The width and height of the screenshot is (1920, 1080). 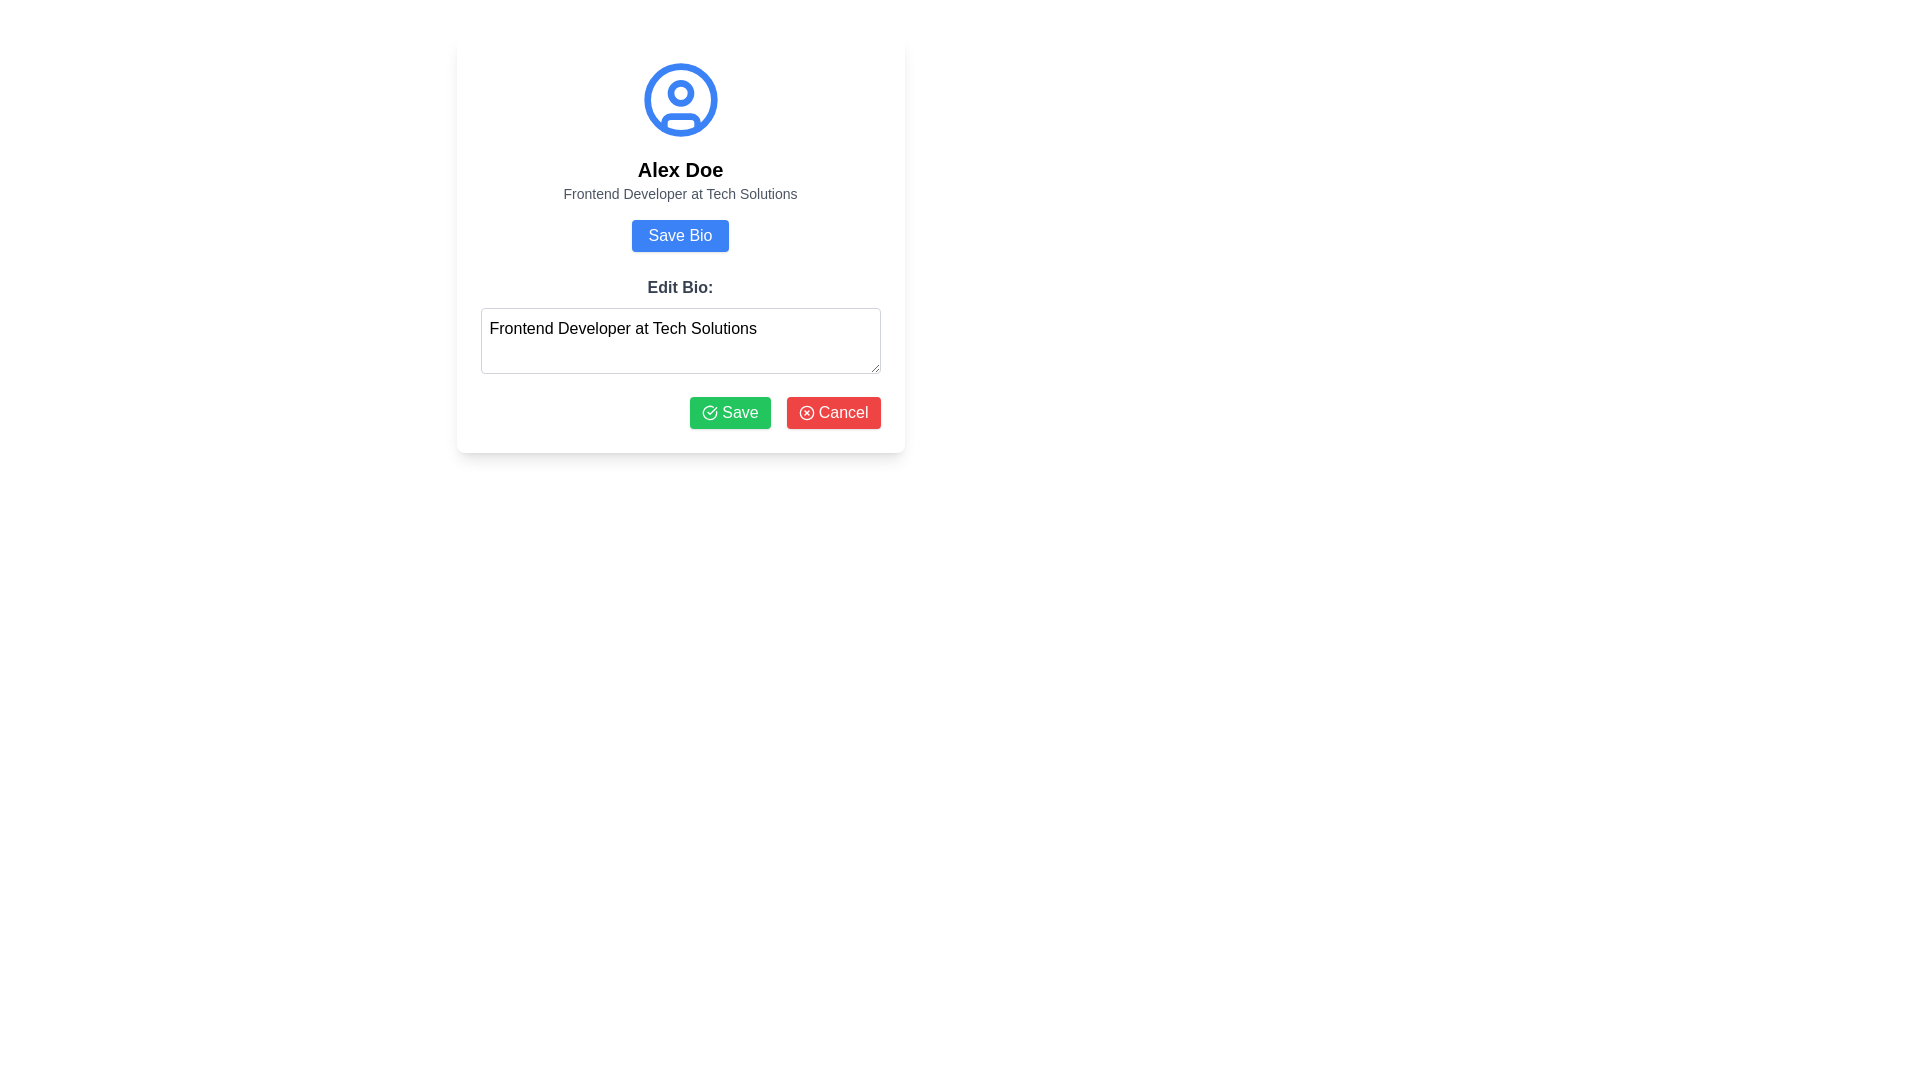 What do you see at coordinates (680, 339) in the screenshot?
I see `on the text input field that contains the text 'Frontend Developer at Tech Solutions', styled with rounded corners and bordered by a thin gray line, located below the 'Edit Bio:' text` at bounding box center [680, 339].